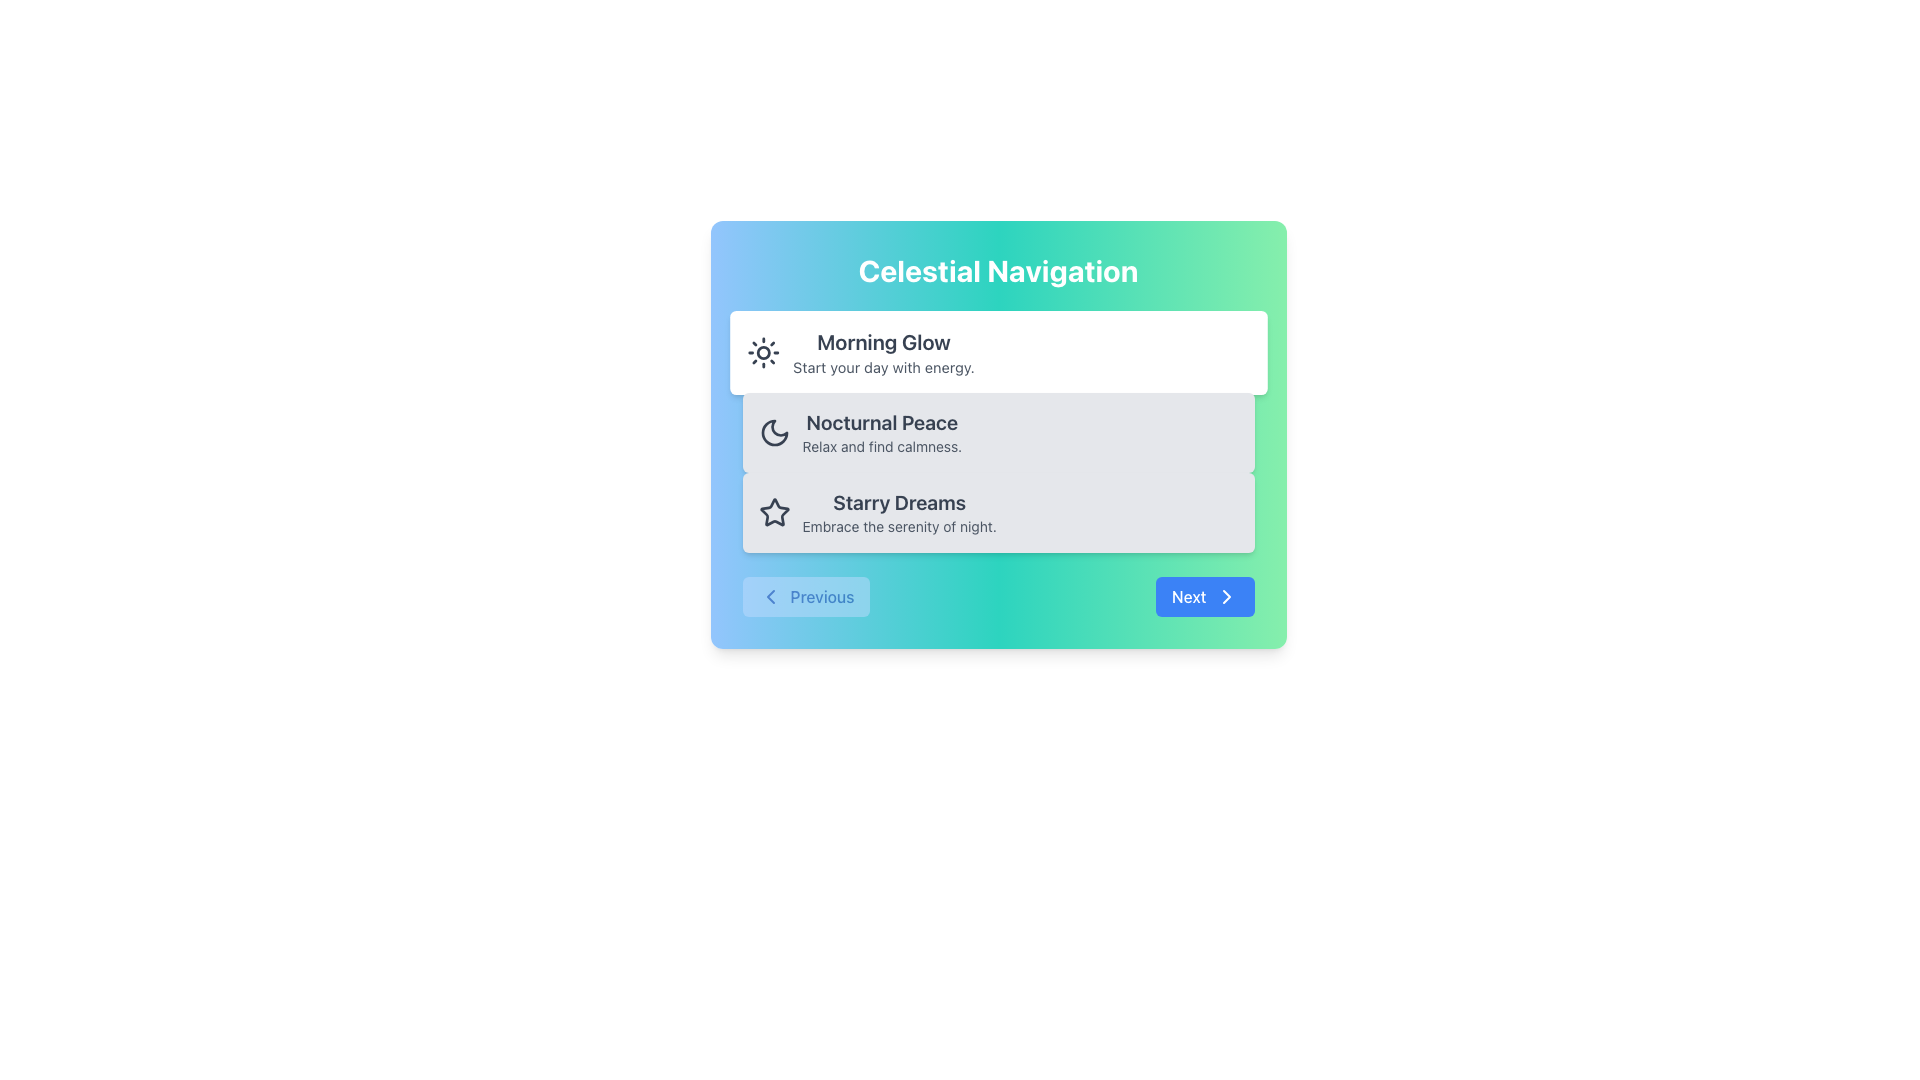 This screenshot has height=1080, width=1920. Describe the element at coordinates (898, 526) in the screenshot. I see `descriptive text label located directly below the title 'Starry Dreams' in the third card of the list-like structured layout` at that location.